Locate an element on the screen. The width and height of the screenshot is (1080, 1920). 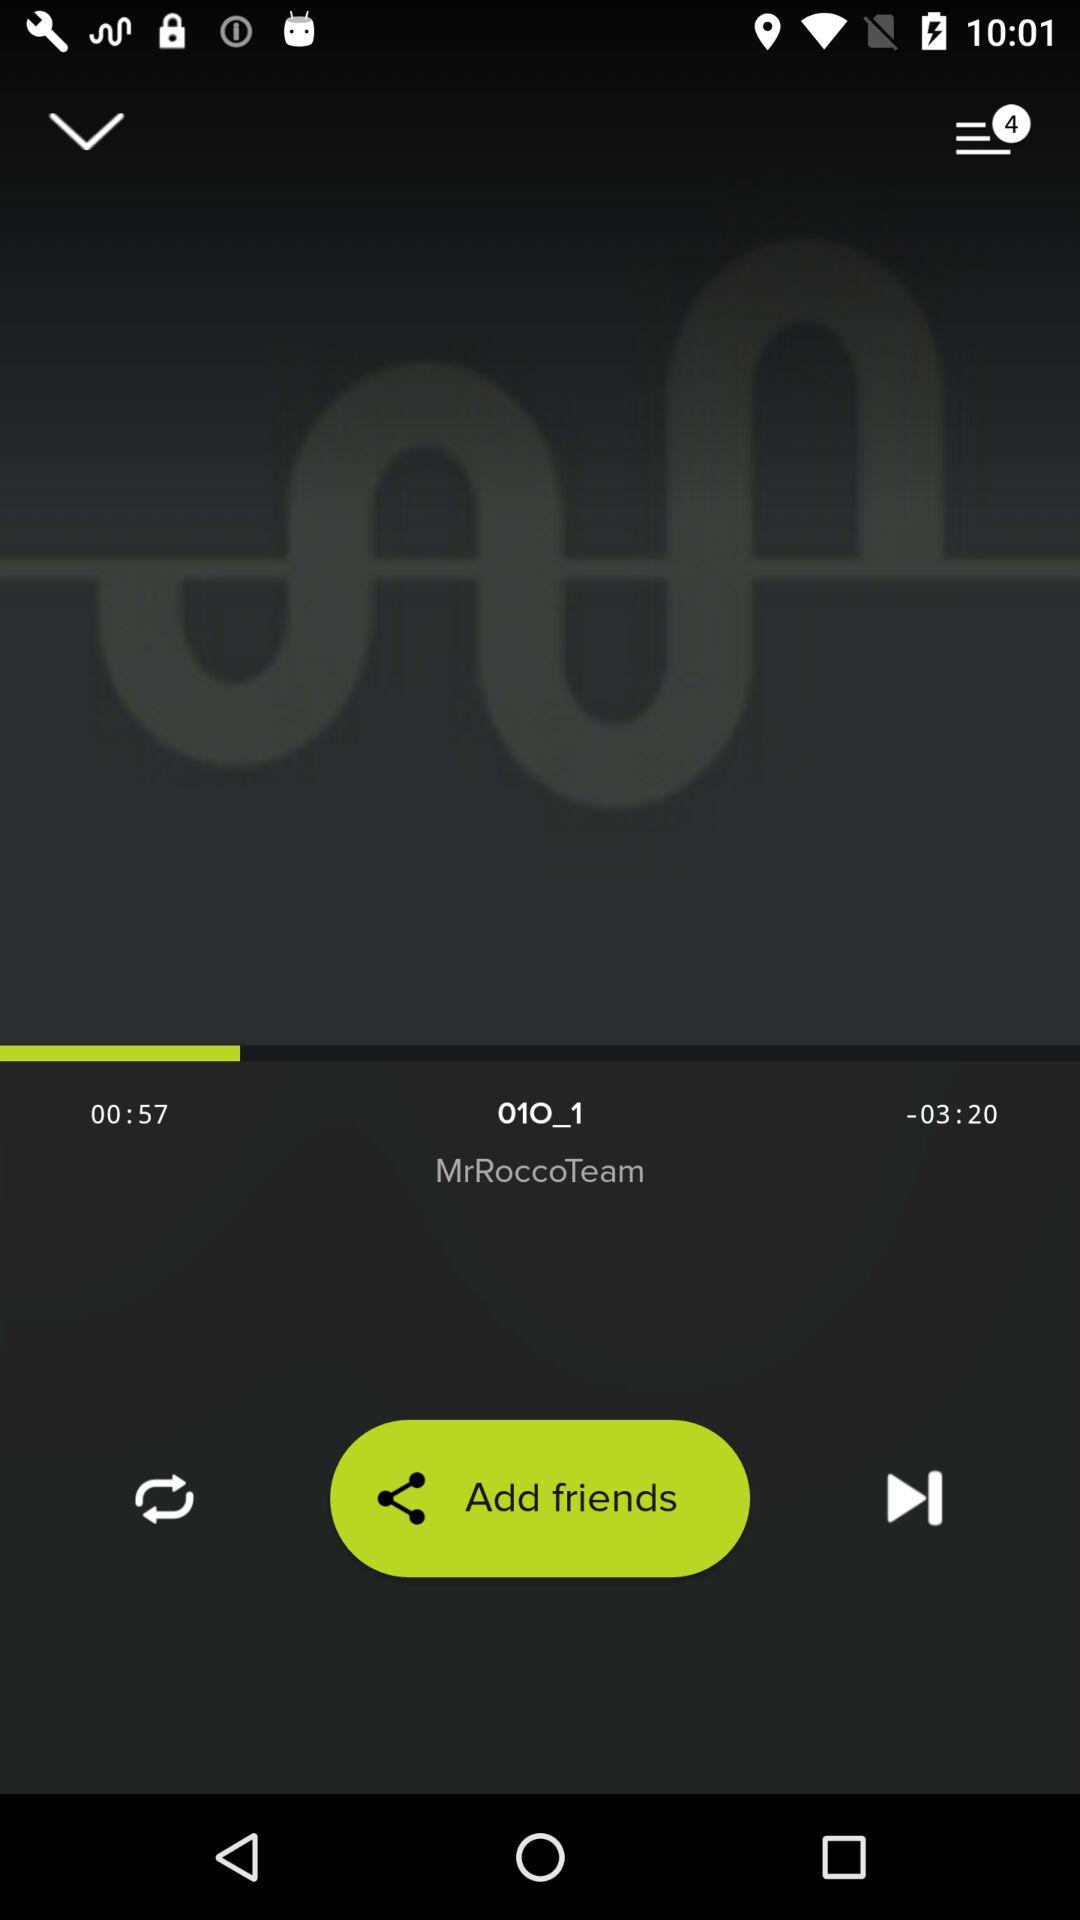
the skip_next icon is located at coordinates (914, 1603).